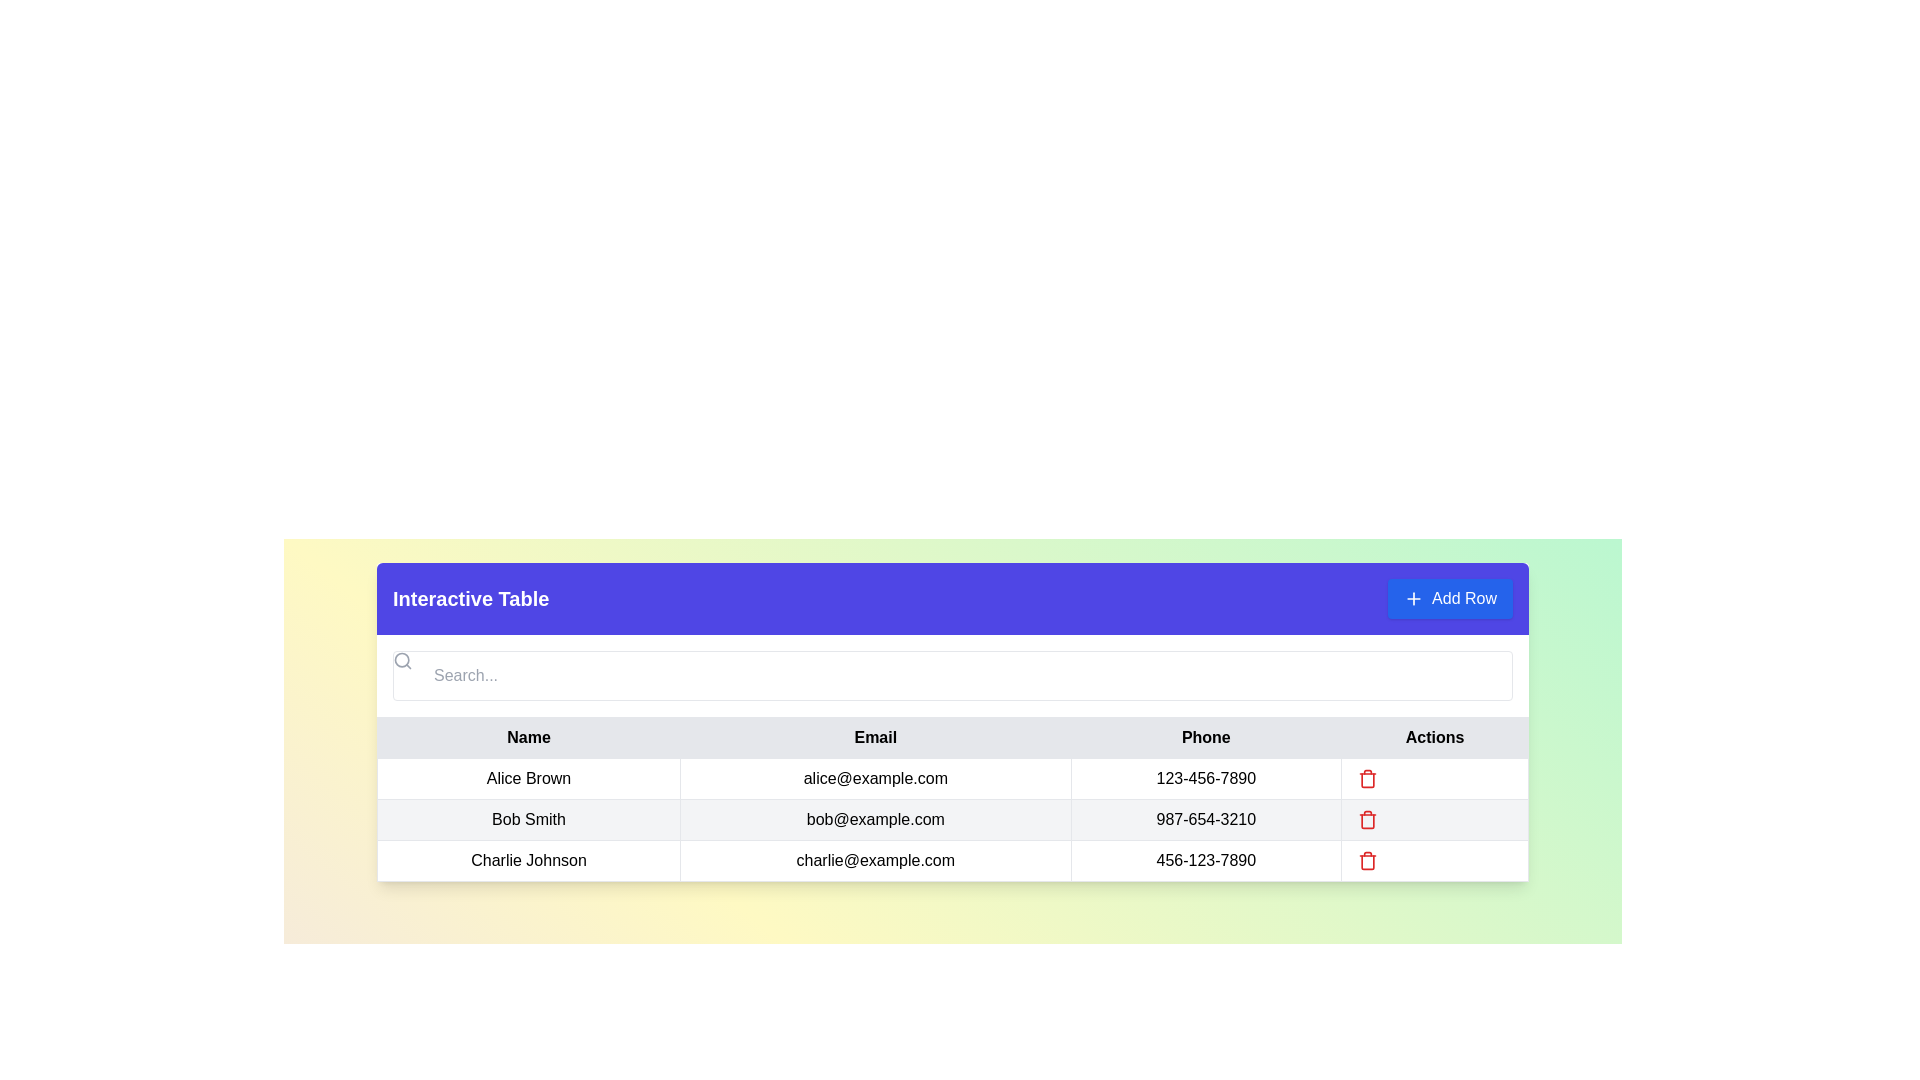  I want to click on the static text element displaying the email address located in the second column of the bottom row of the table, so click(875, 859).